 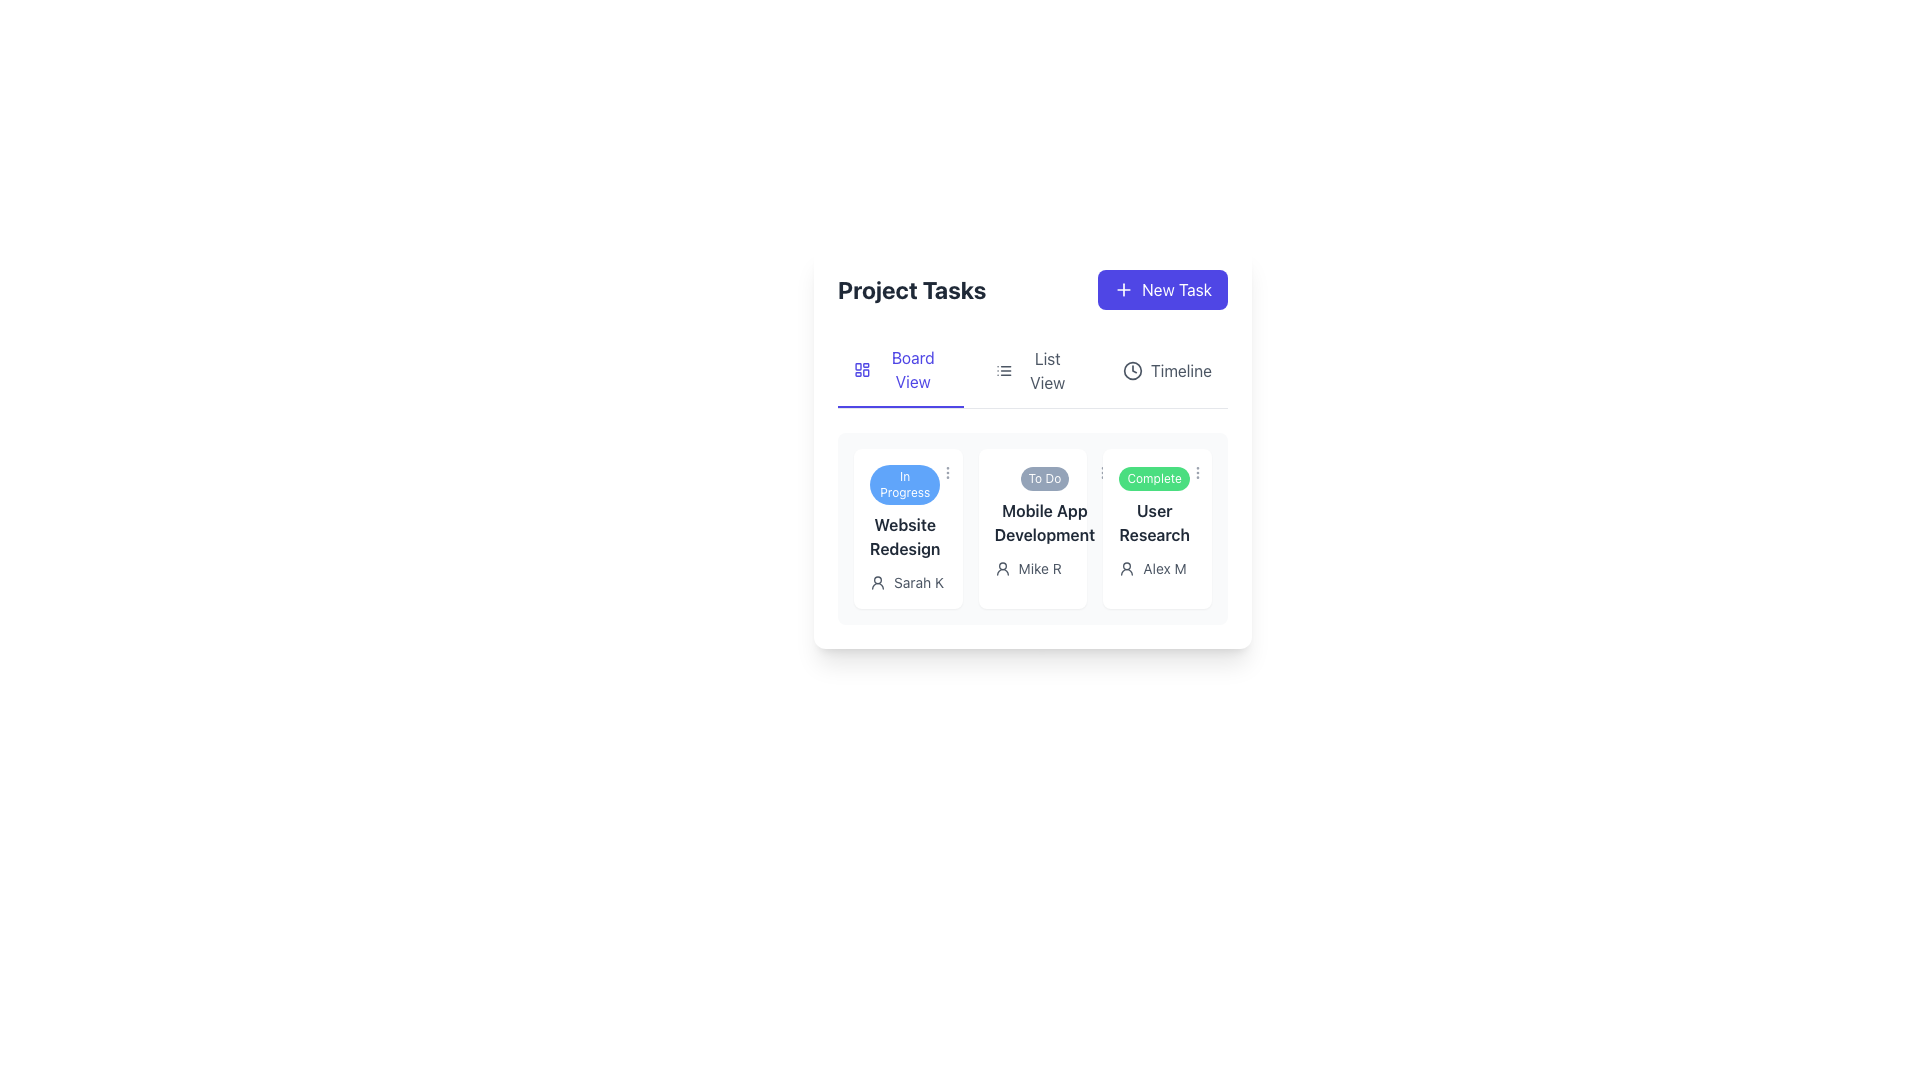 What do you see at coordinates (904, 512) in the screenshot?
I see `the first task card in the horizontal list, which contains a badge and title` at bounding box center [904, 512].